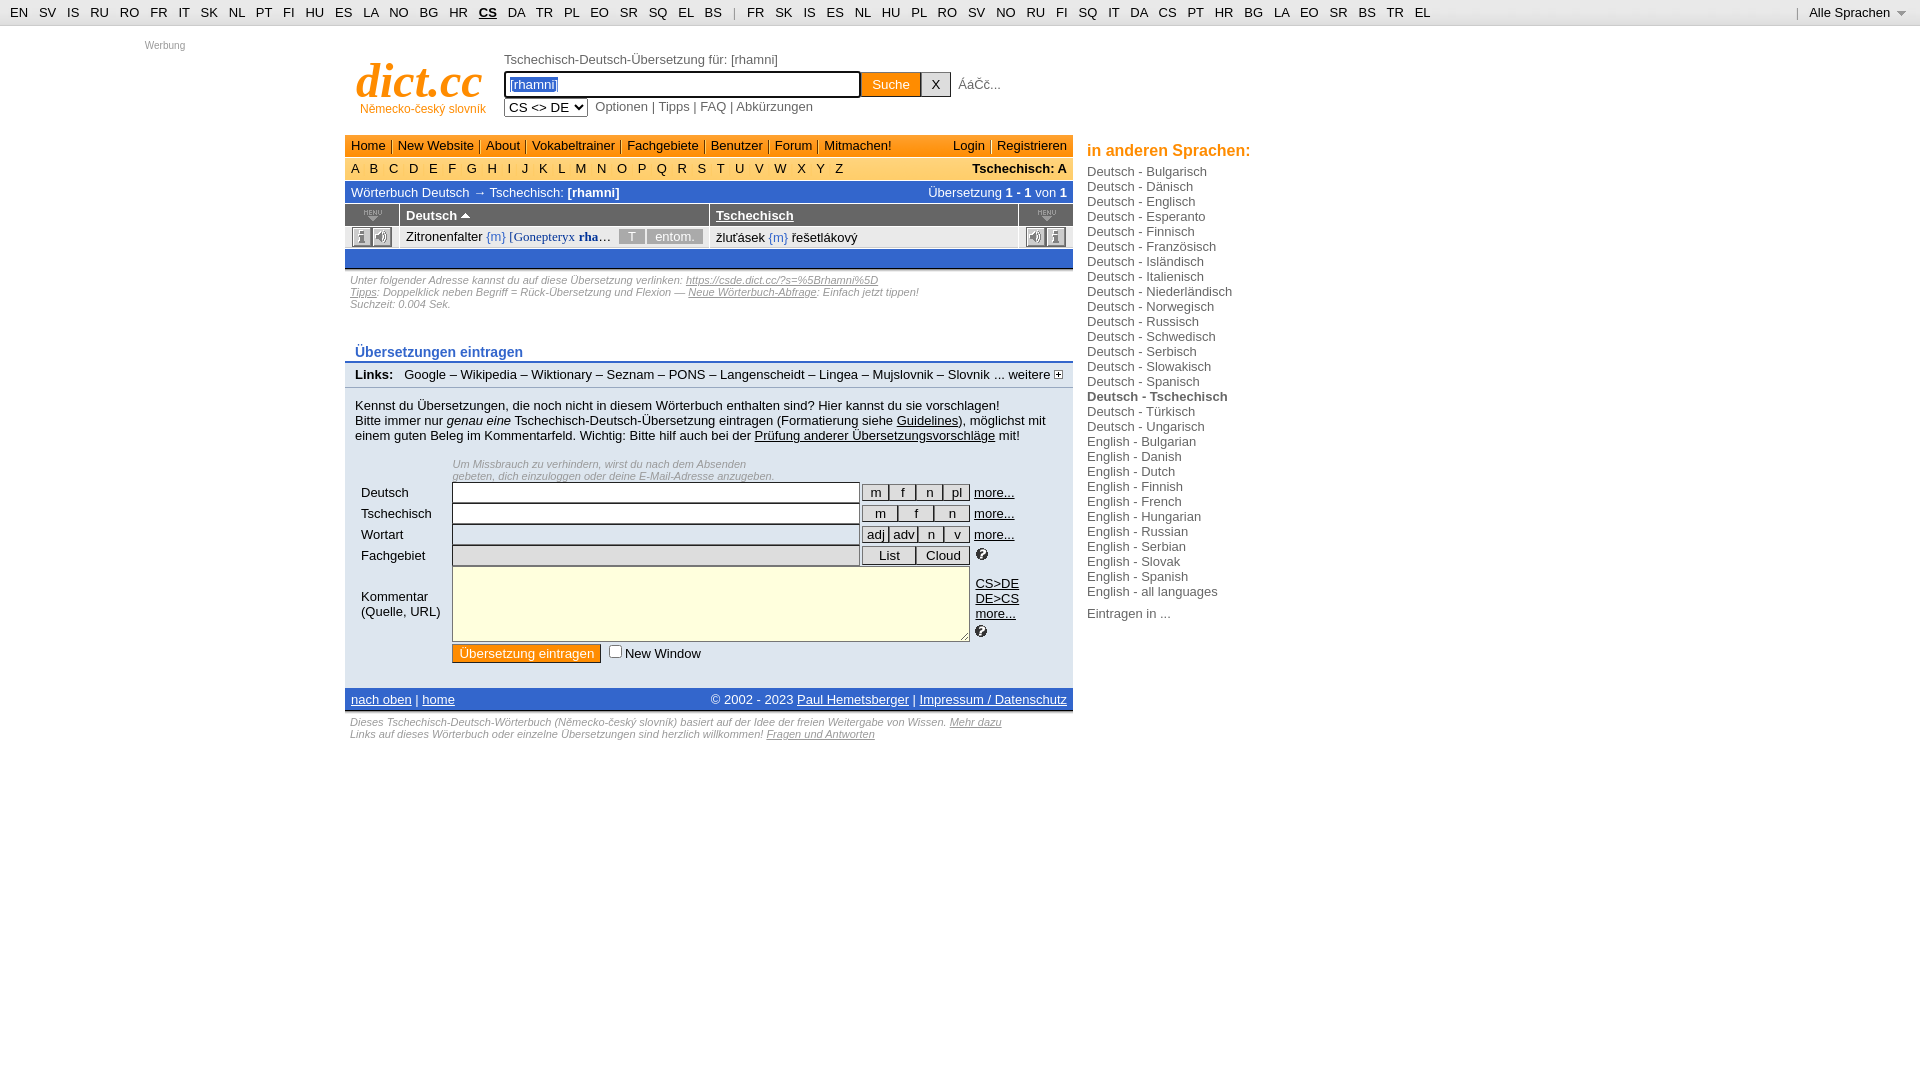 The image size is (1920, 1080). Describe the element at coordinates (368, 144) in the screenshot. I see `'Home'` at that location.